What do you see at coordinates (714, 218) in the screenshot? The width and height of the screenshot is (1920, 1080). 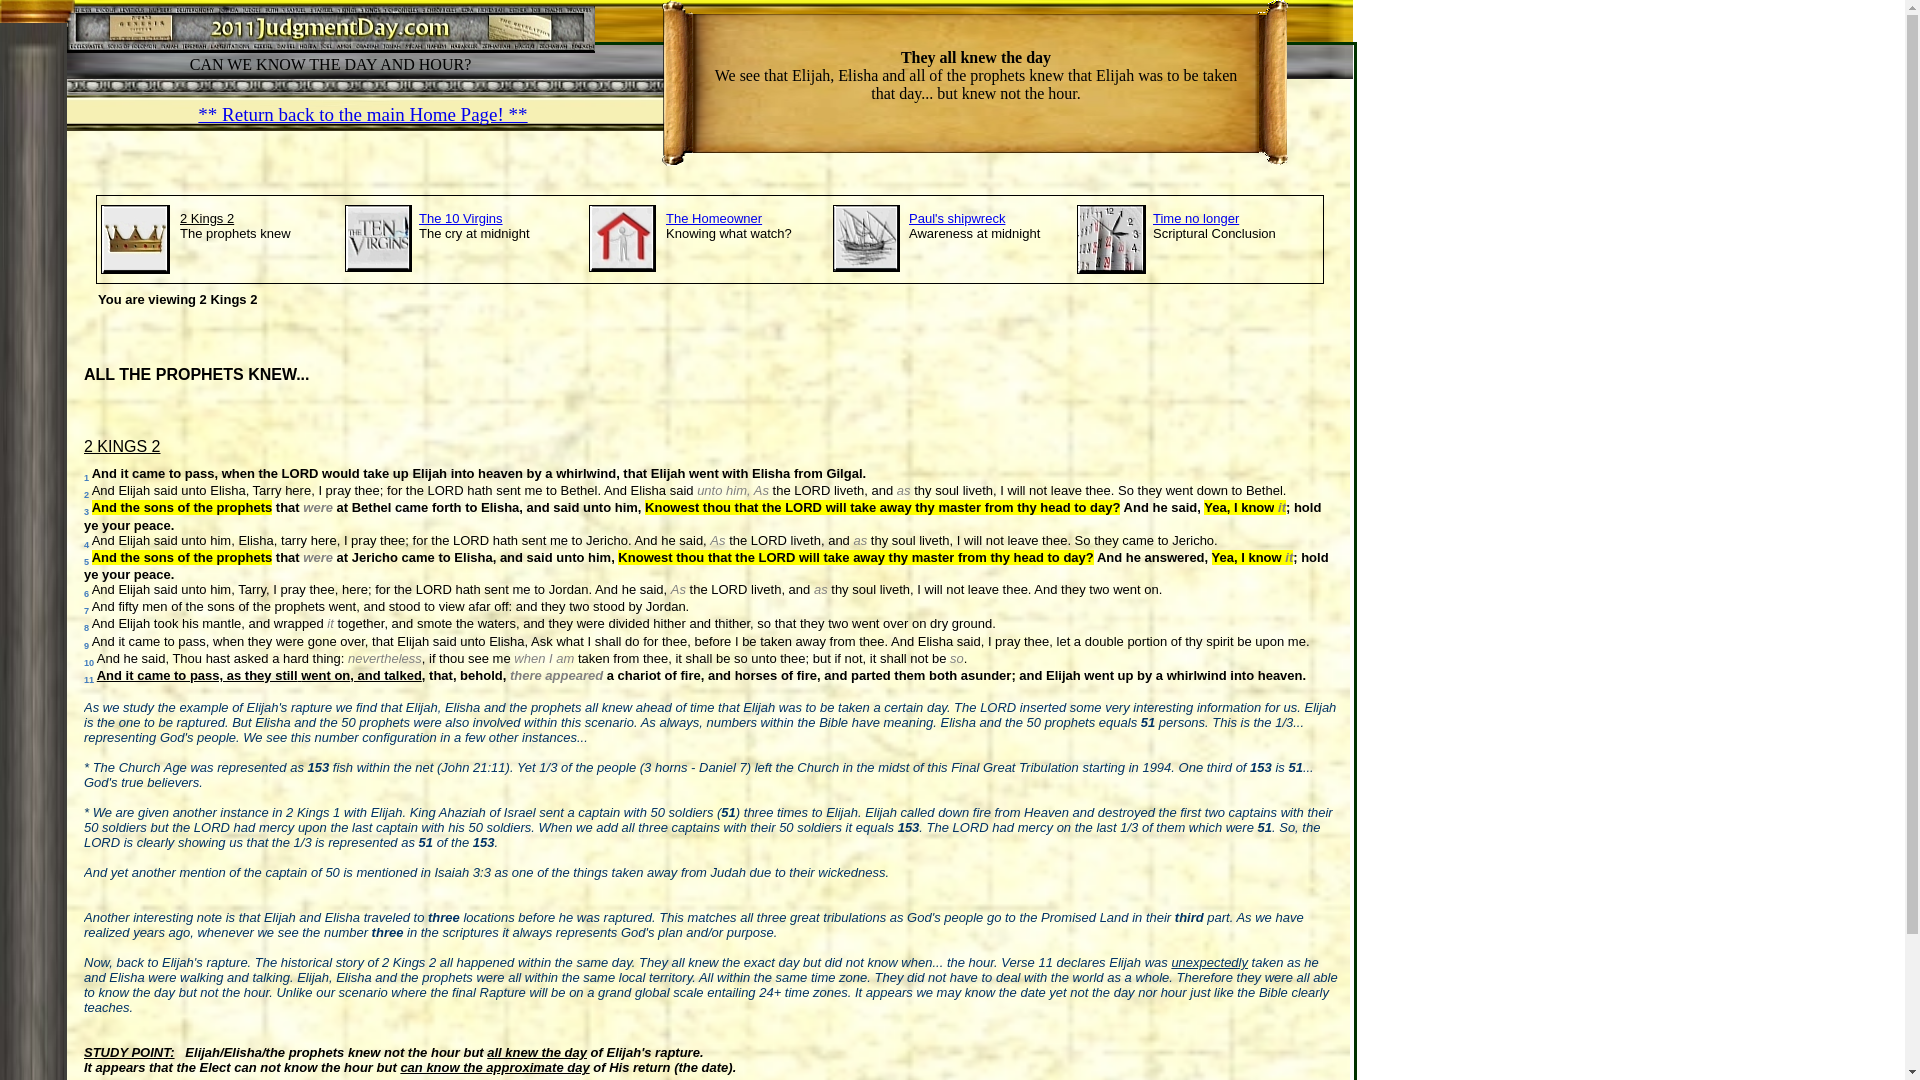 I see `'The Homeowner'` at bounding box center [714, 218].